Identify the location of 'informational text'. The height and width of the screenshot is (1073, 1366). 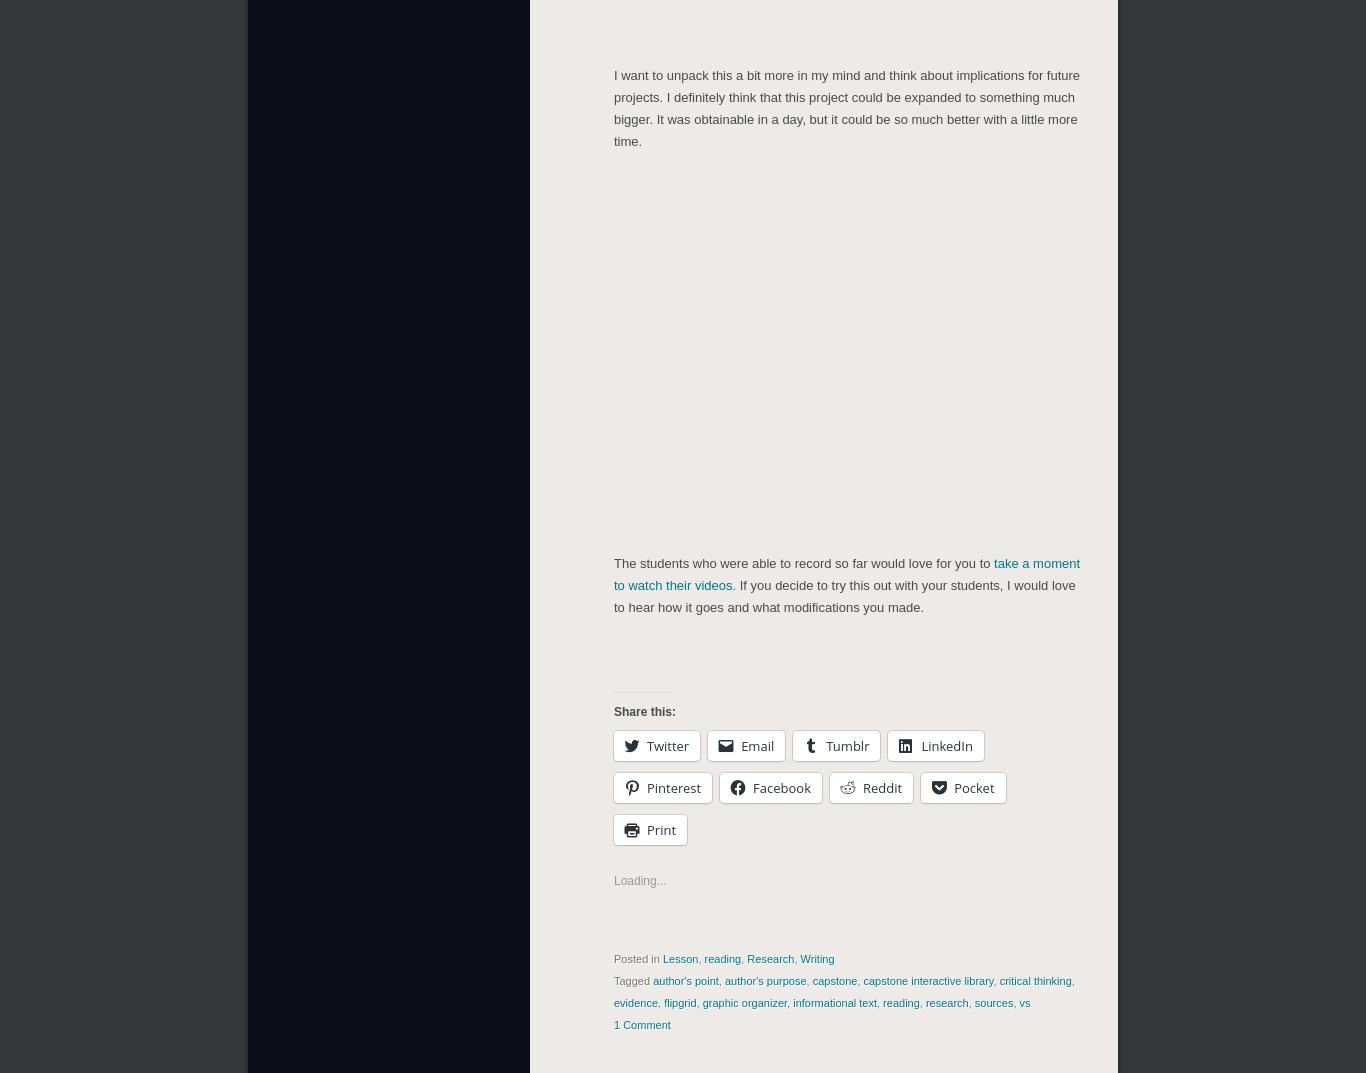
(833, 1000).